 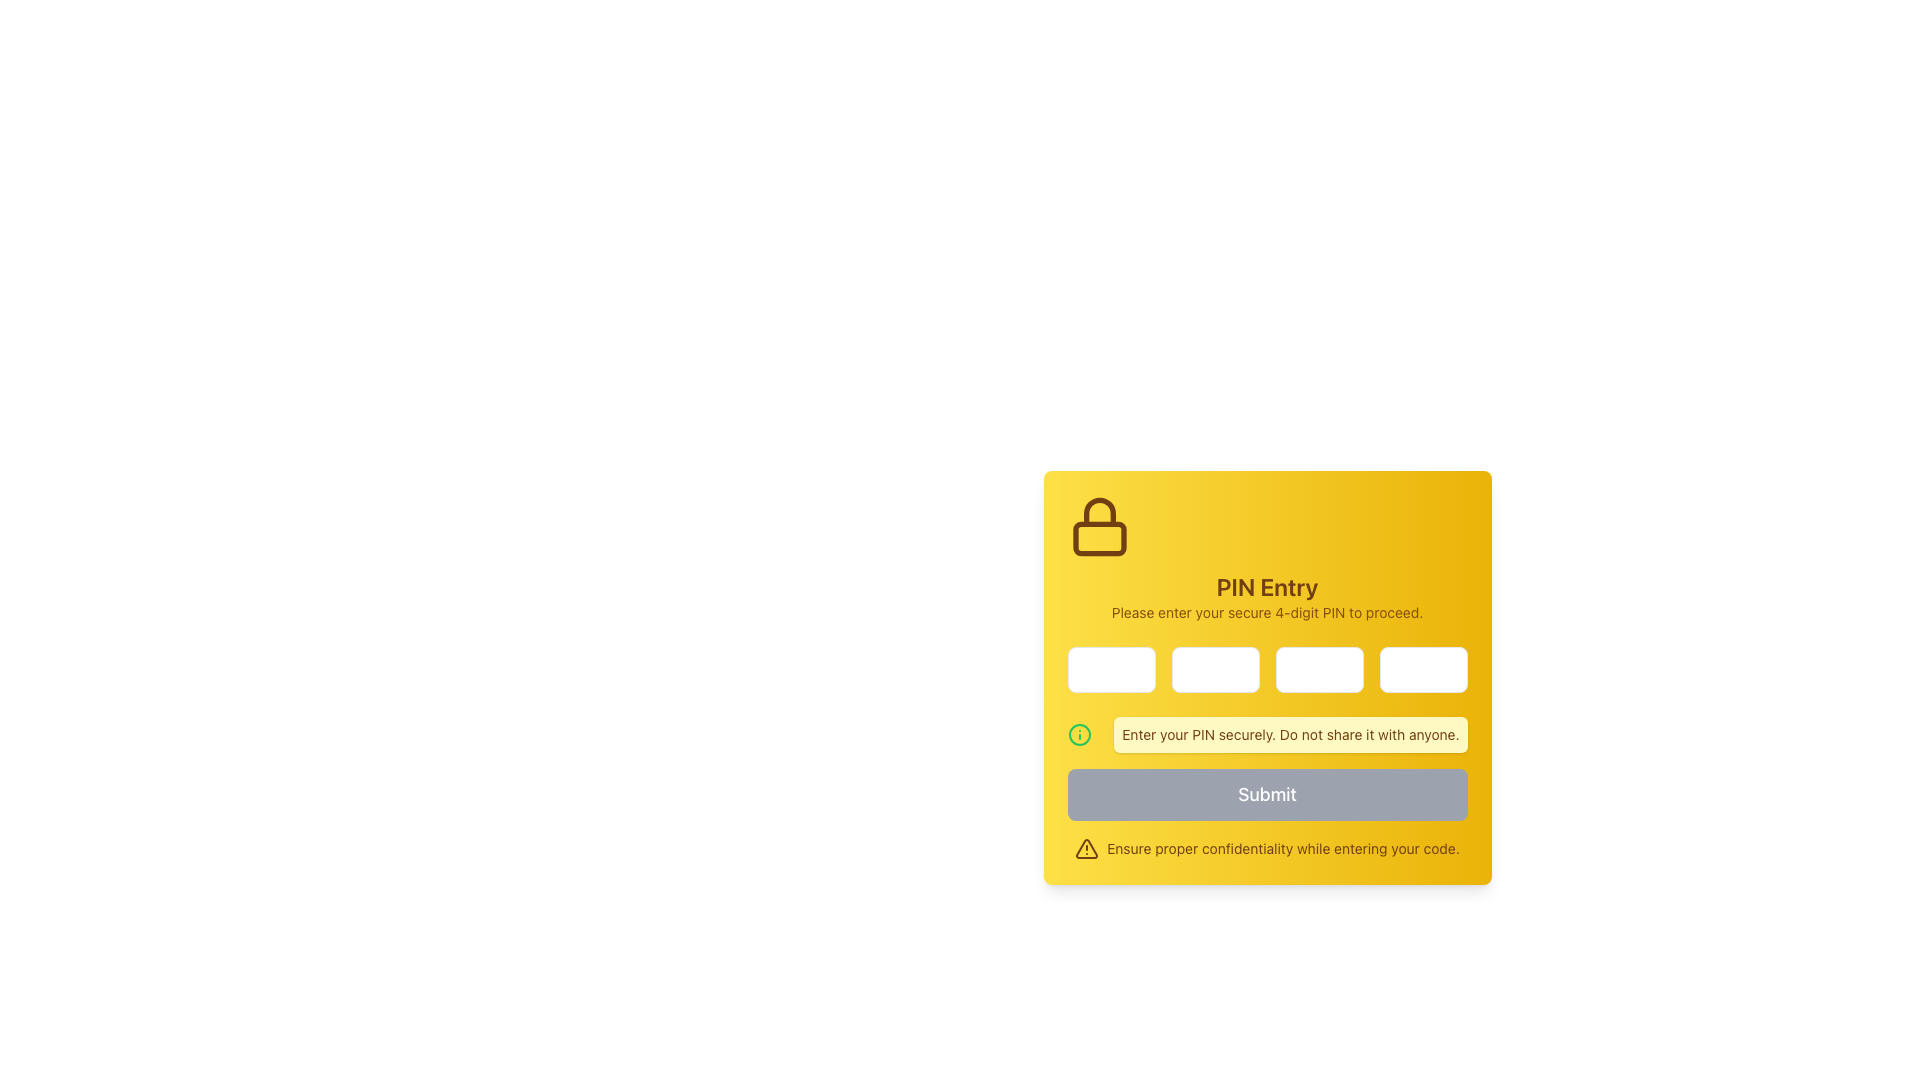 I want to click on the center of the Password input box located in the yellow-themed interface, so click(x=1266, y=670).